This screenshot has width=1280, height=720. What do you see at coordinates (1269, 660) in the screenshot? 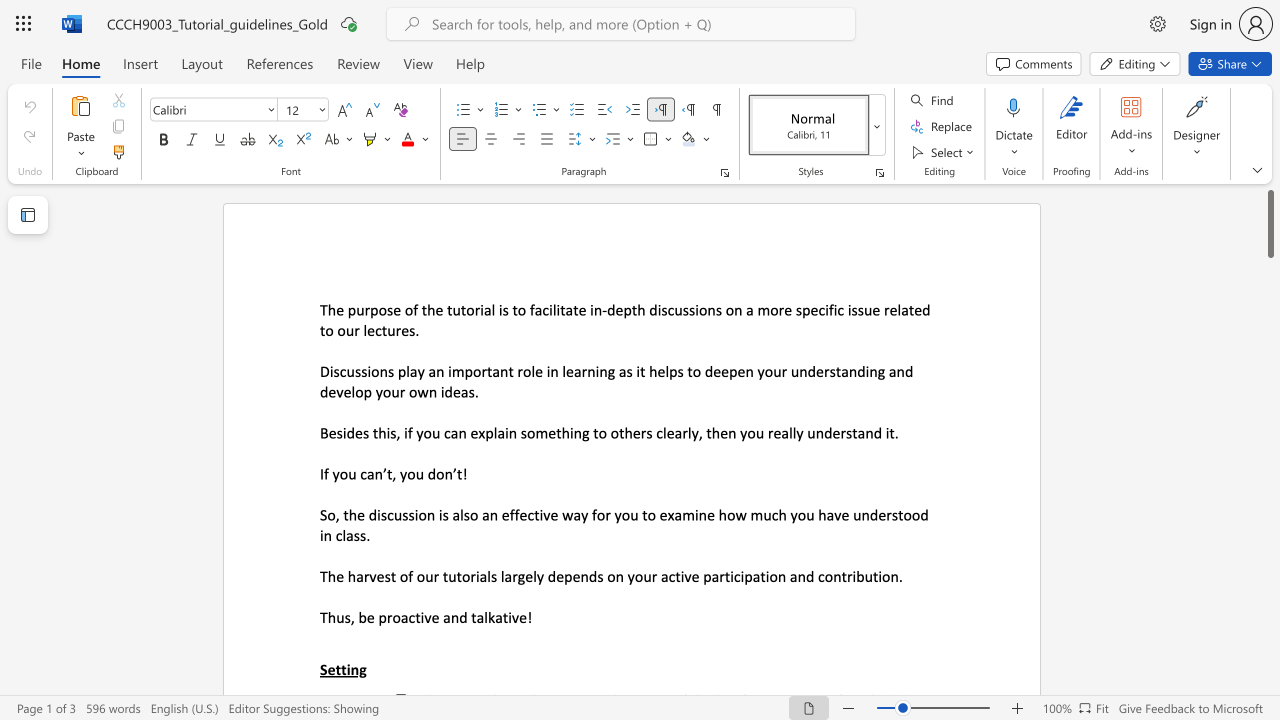
I see `the vertical scrollbar to lower the page content` at bounding box center [1269, 660].